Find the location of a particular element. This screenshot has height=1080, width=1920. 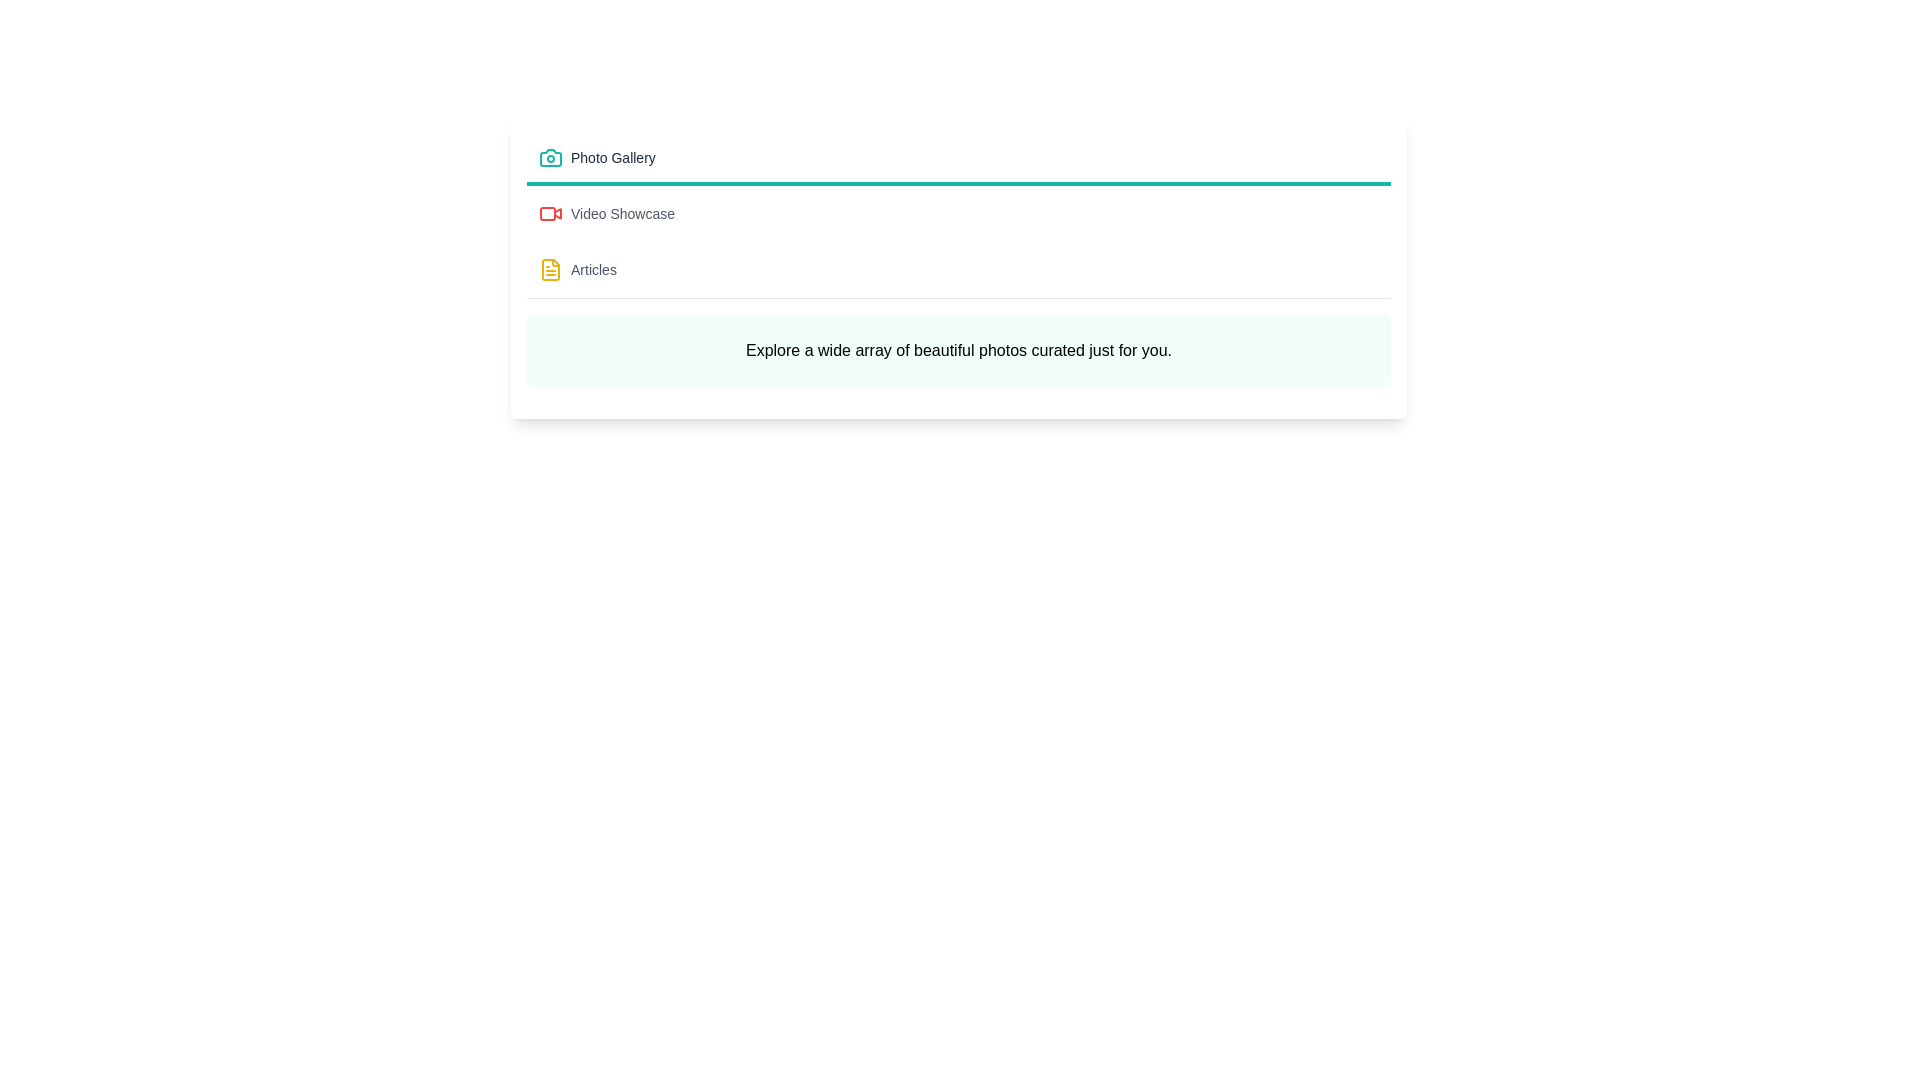

the tab corresponding to Video Showcase is located at coordinates (958, 216).